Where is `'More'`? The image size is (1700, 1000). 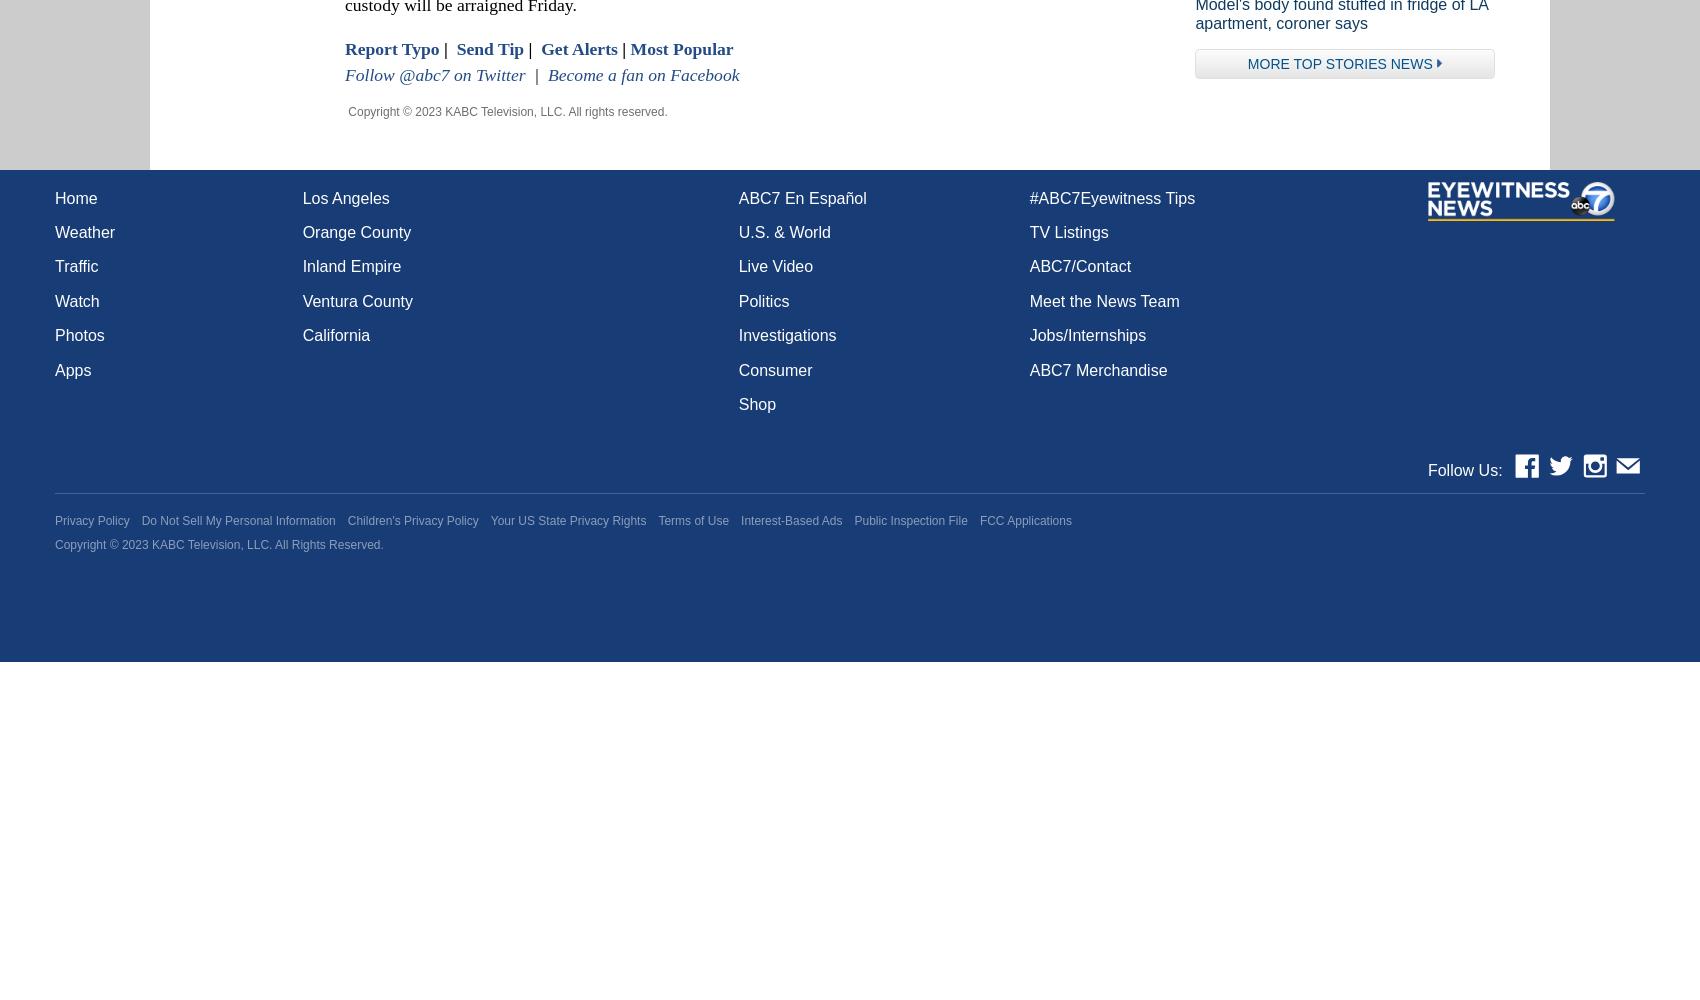 'More' is located at coordinates (1269, 62).